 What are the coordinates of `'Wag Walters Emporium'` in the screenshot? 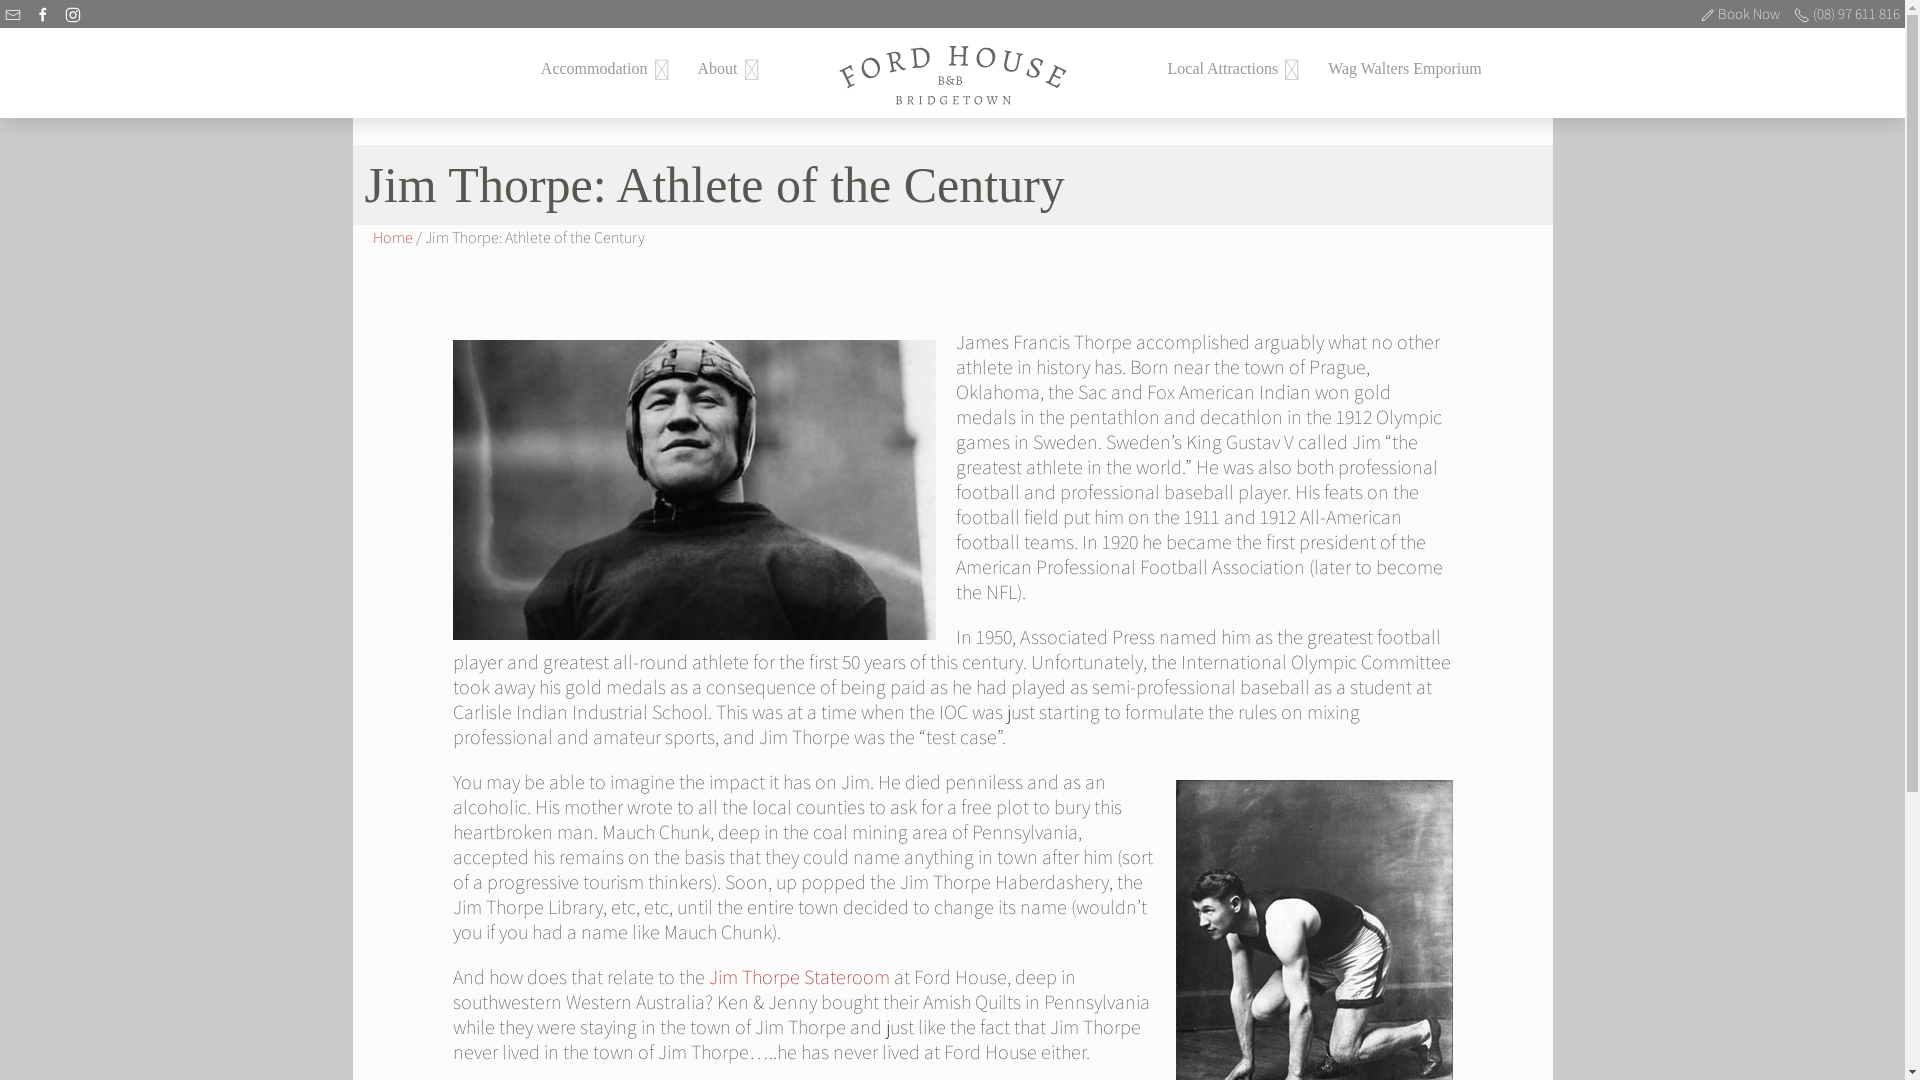 It's located at (1404, 67).